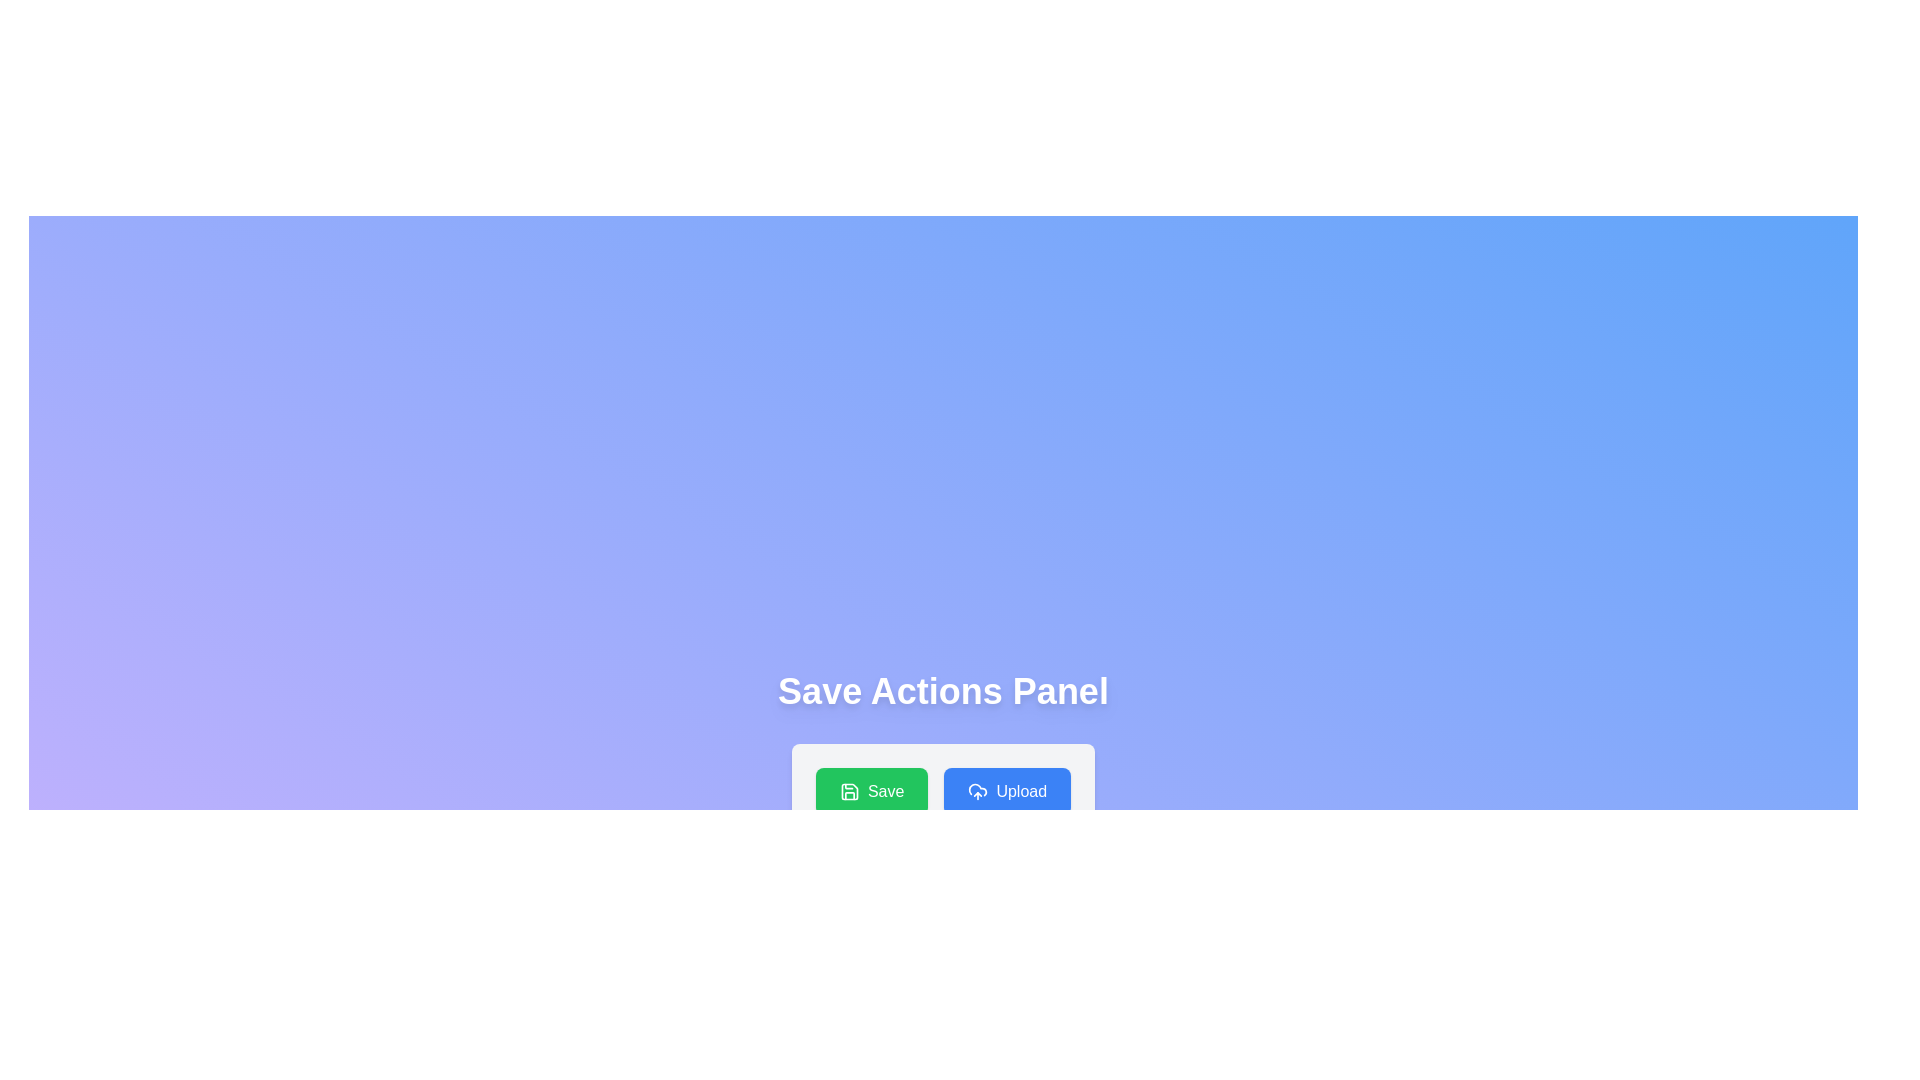  Describe the element at coordinates (849, 790) in the screenshot. I see `the 'Save' icon located inside the green 'Save' button, which is positioned to the left of the text 'Save'` at that location.